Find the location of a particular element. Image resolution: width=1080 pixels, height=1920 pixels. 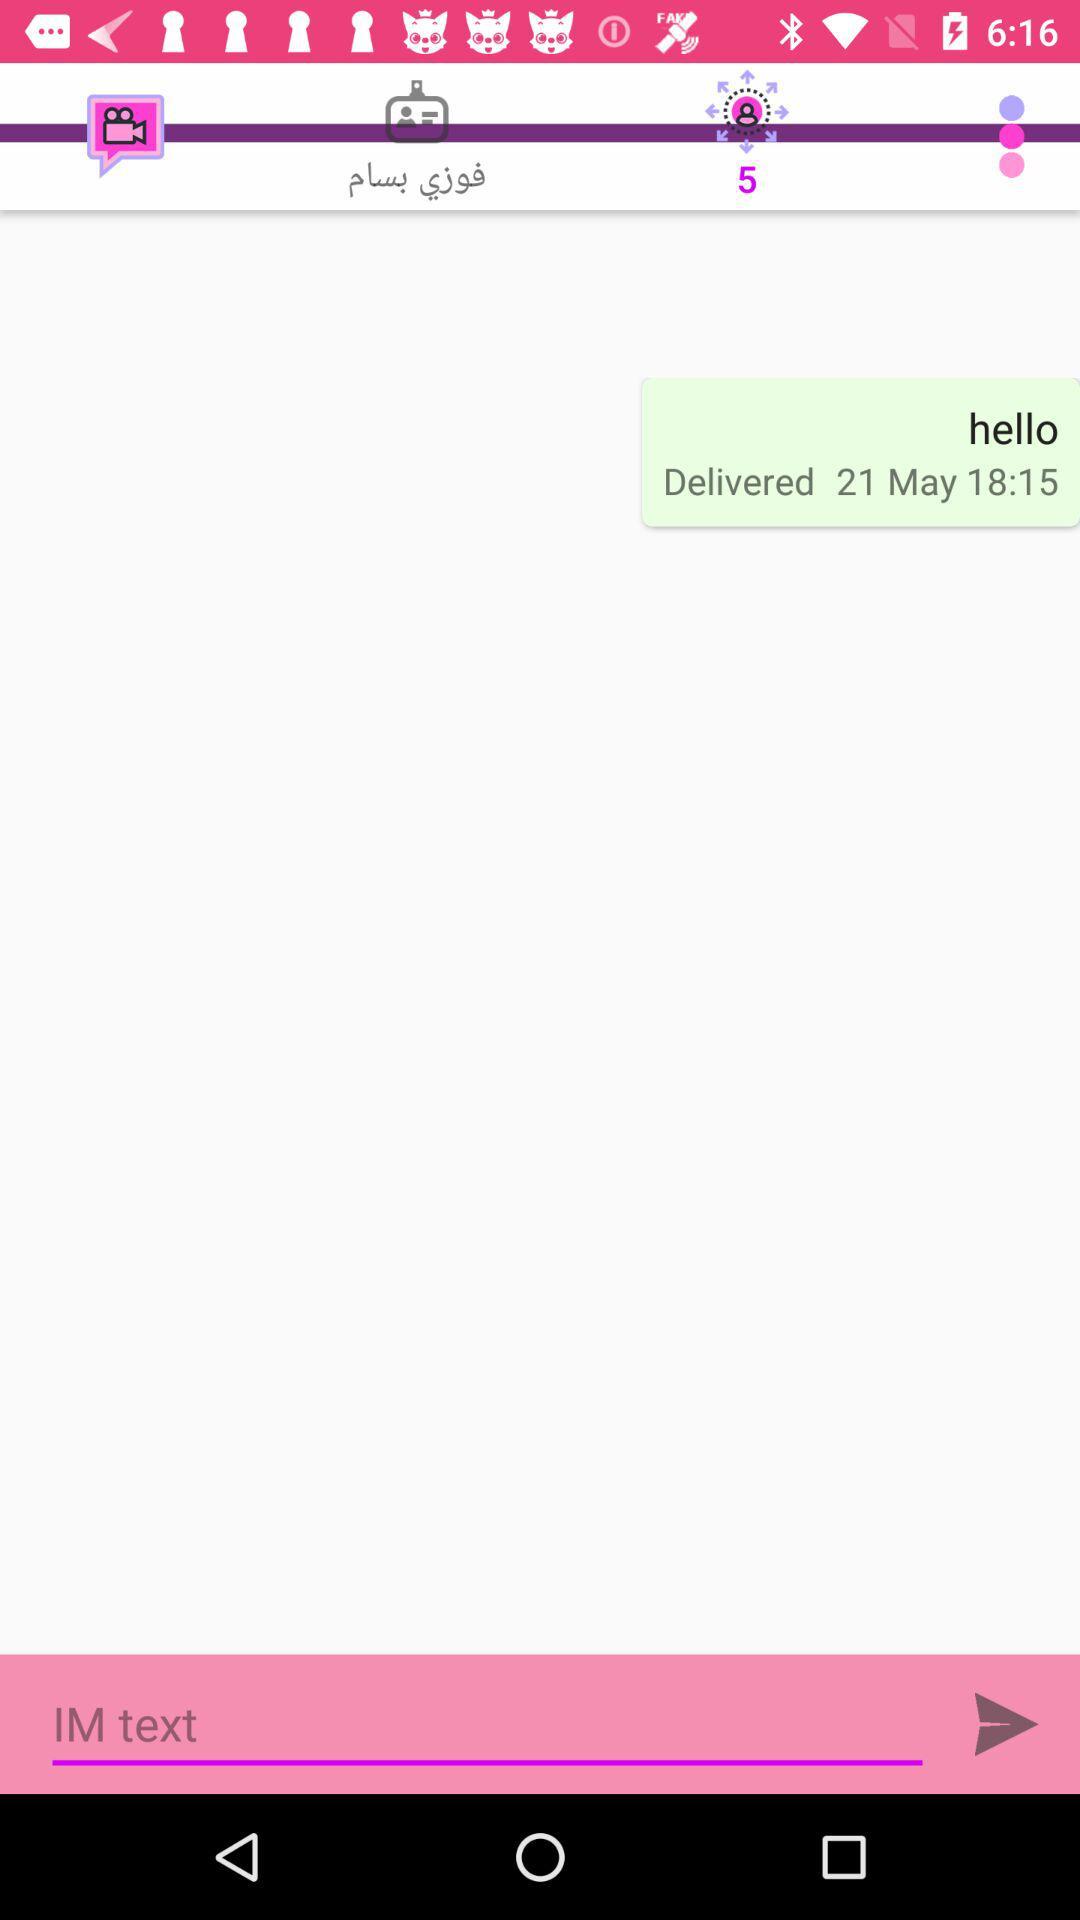

21 may 18 icon is located at coordinates (946, 480).